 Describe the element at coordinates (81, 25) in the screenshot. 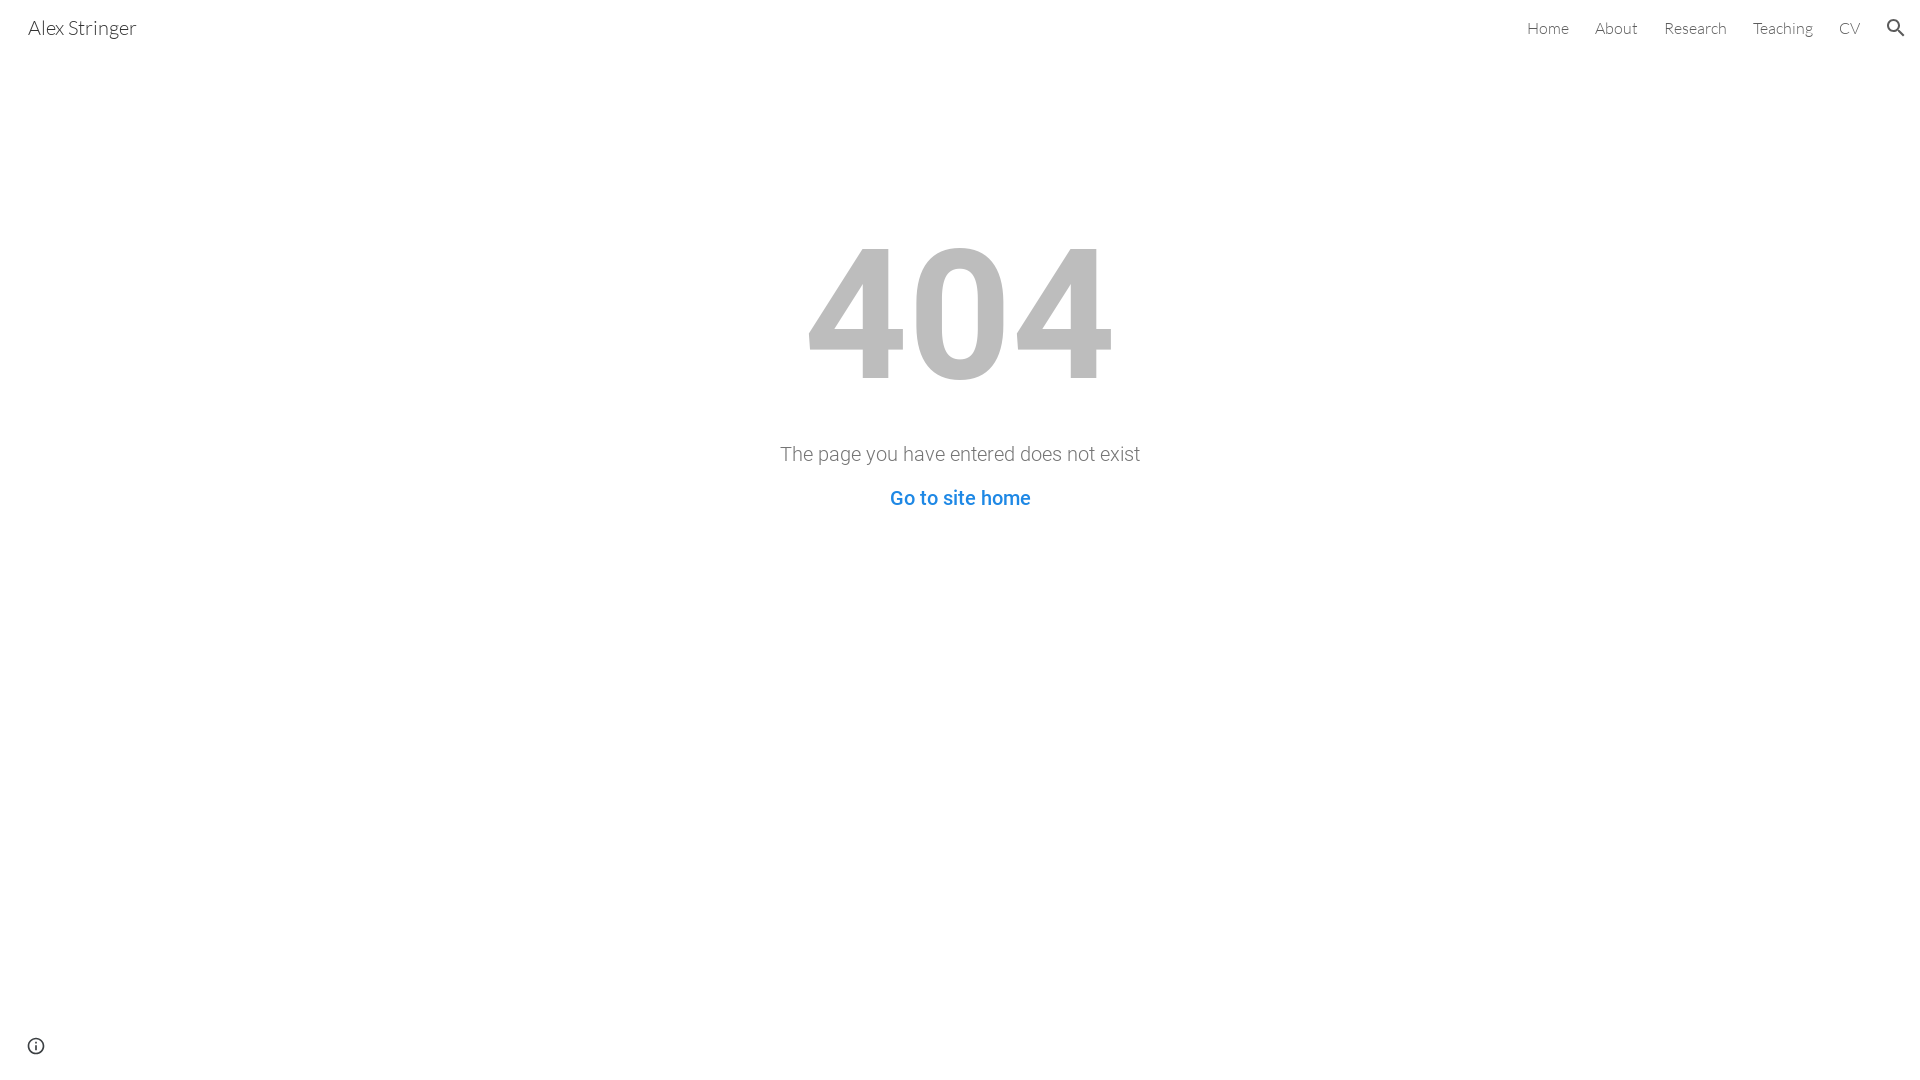

I see `'Alex Stringer'` at that location.